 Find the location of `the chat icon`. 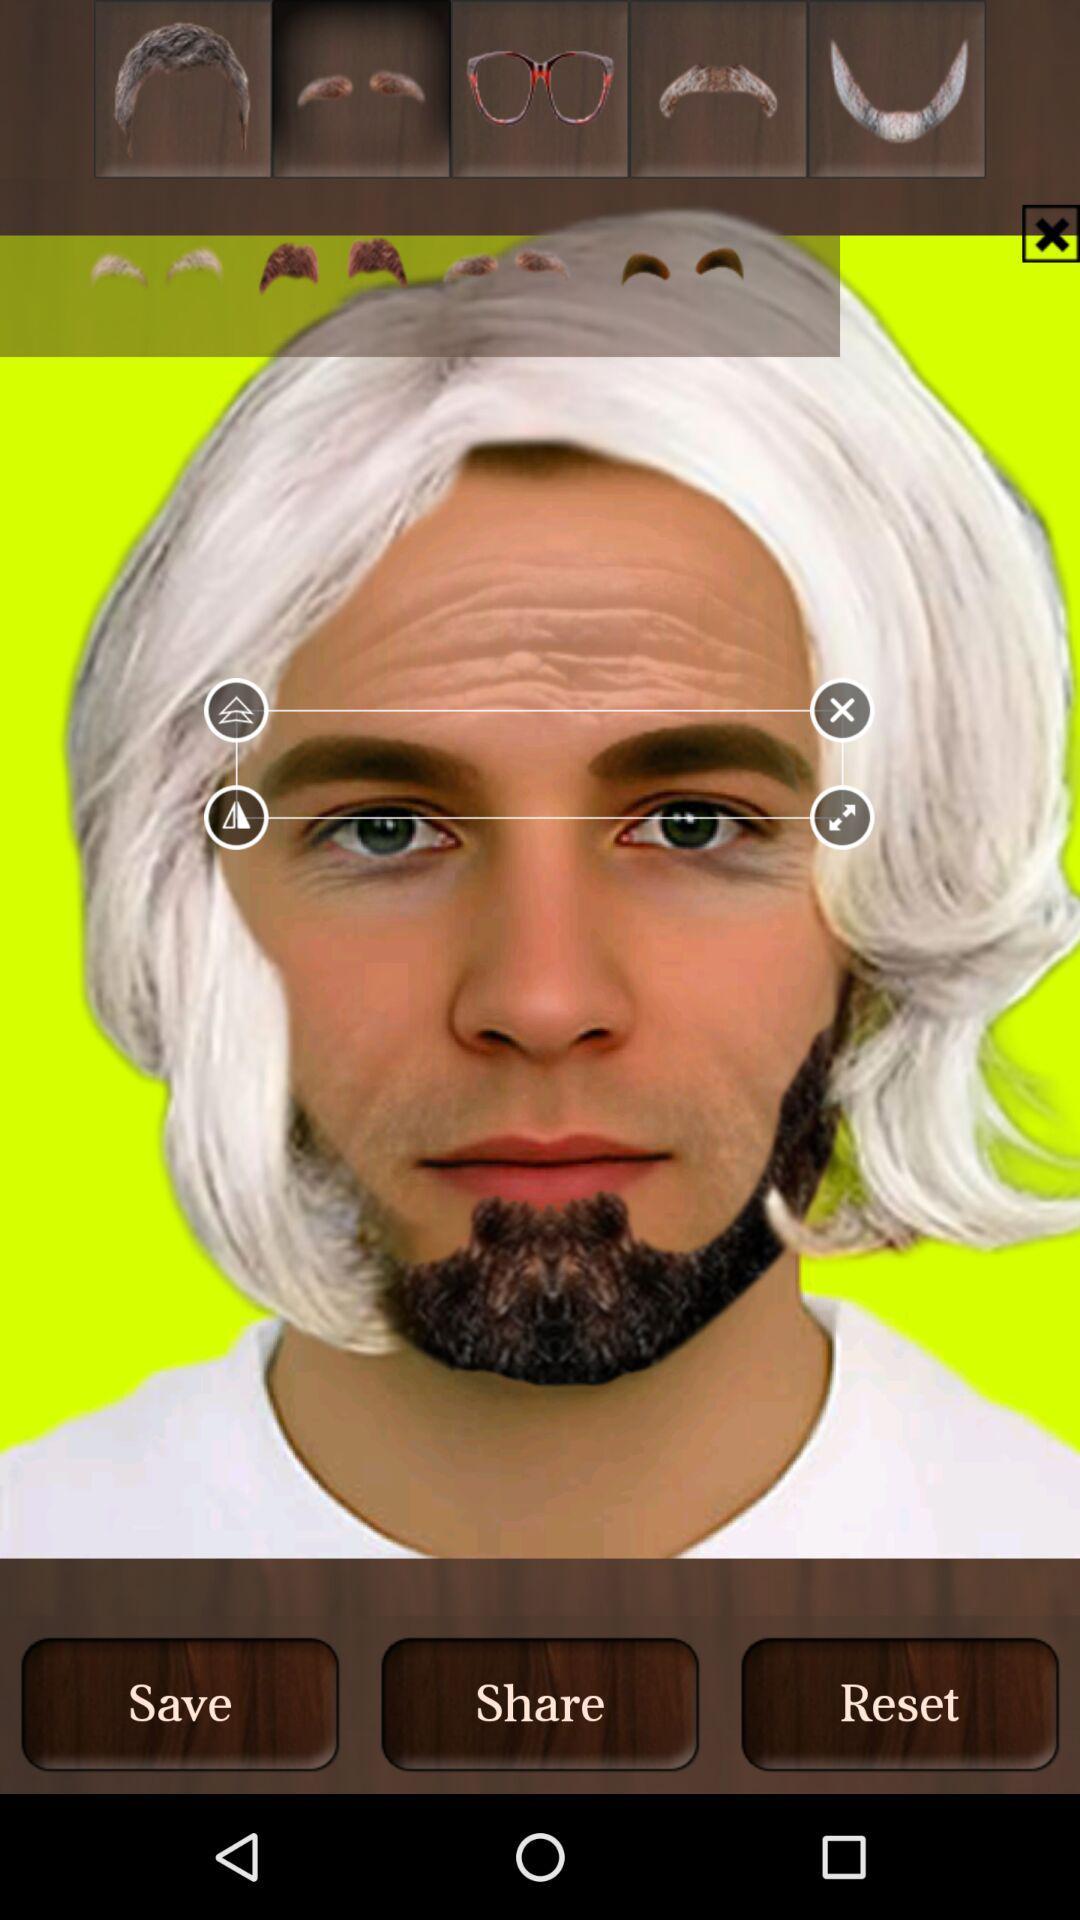

the chat icon is located at coordinates (331, 285).